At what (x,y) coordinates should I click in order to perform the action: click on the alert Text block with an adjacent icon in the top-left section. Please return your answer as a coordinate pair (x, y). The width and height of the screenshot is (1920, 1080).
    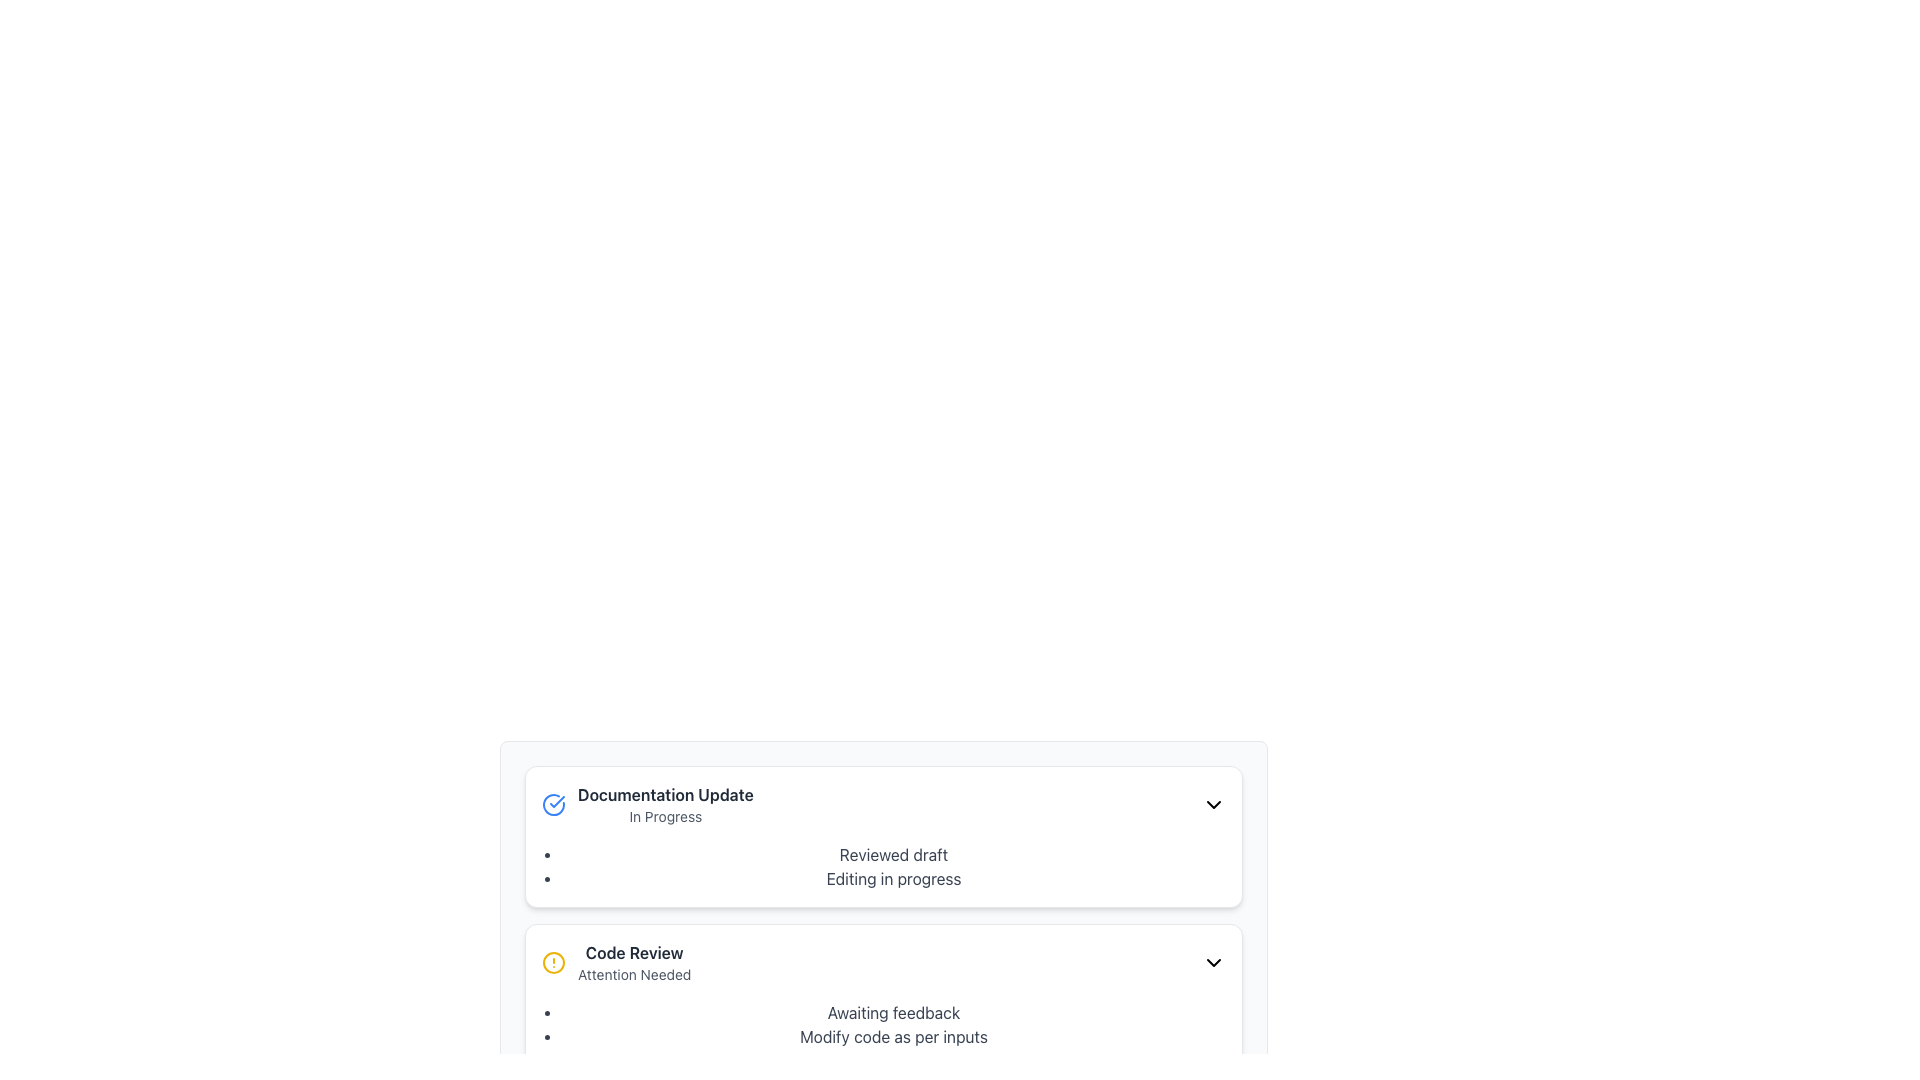
    Looking at the image, I should click on (615, 962).